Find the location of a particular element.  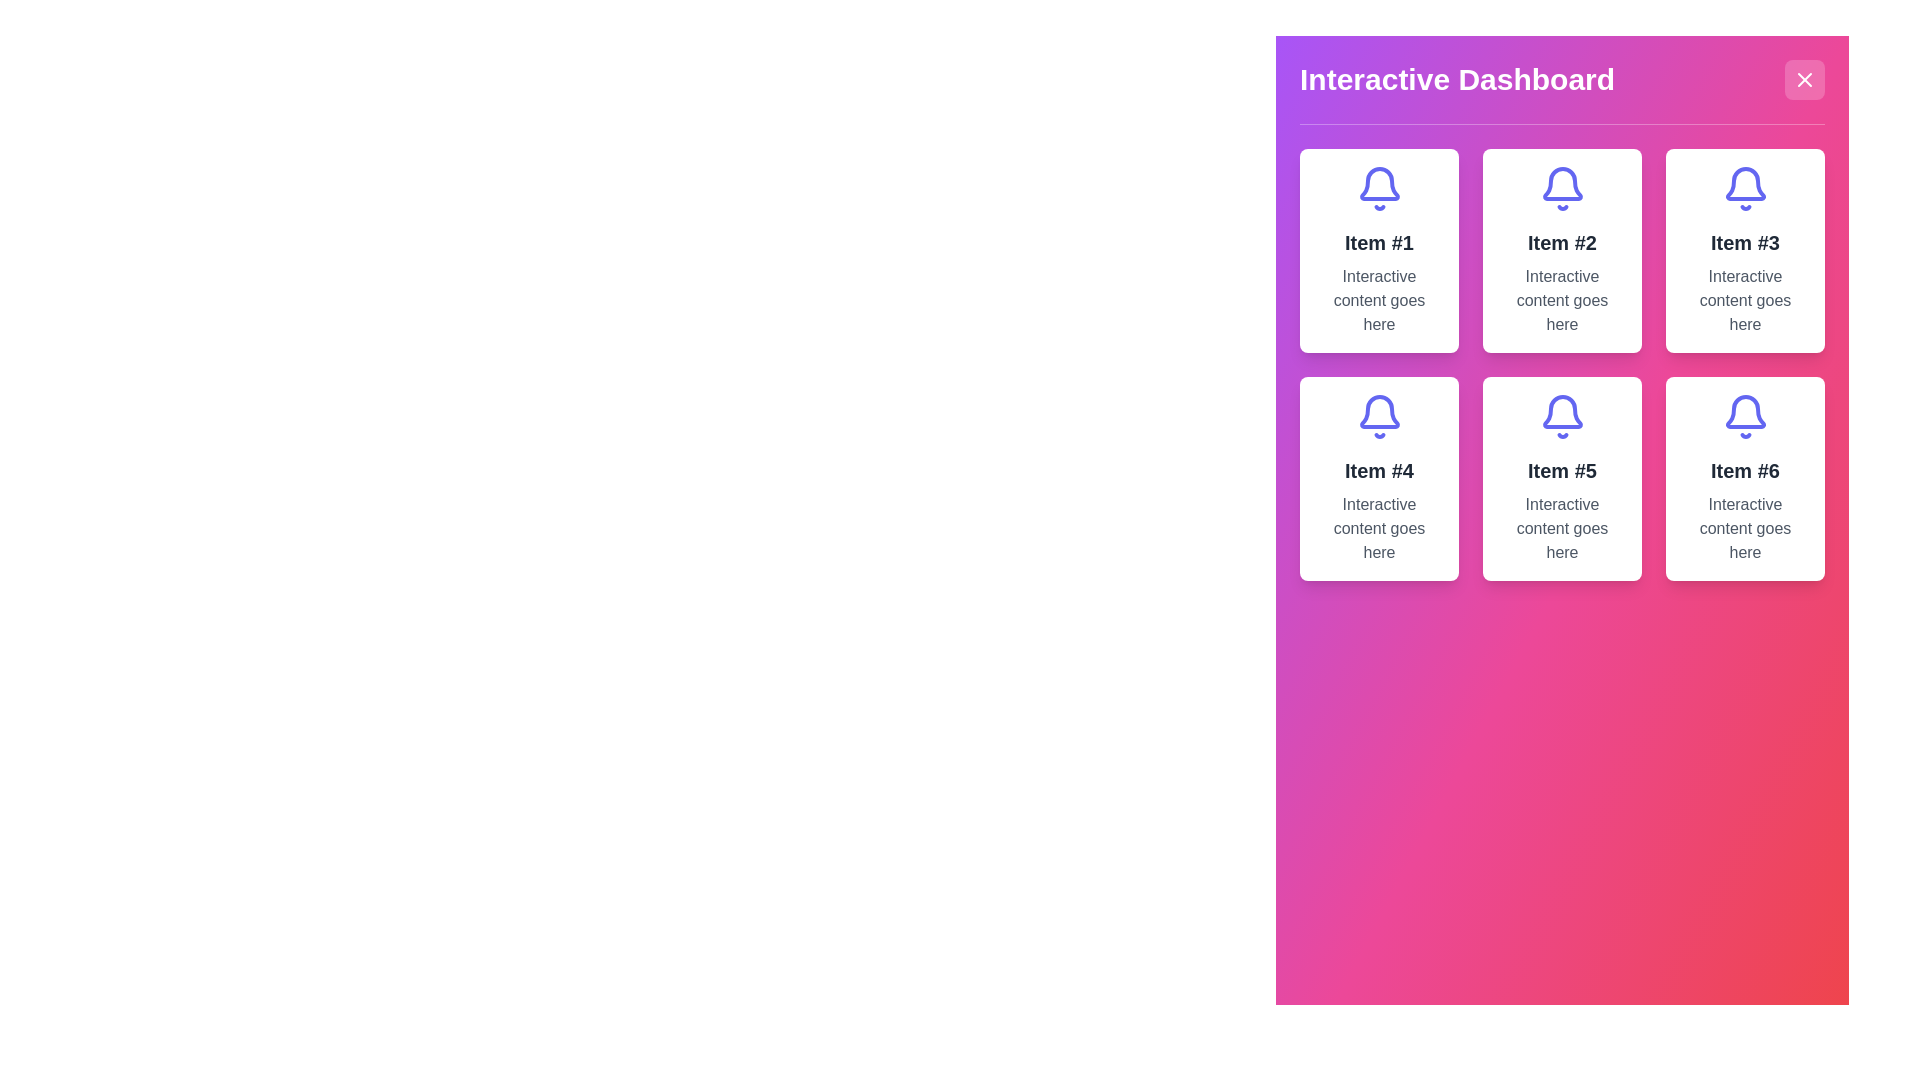

the first card in the grid layout, which is a vertically oriented rectangular card with a white background, a blue bell icon at the top, and text 'Item #1' in bold followed by 'Interactive content goes here' is located at coordinates (1378, 249).